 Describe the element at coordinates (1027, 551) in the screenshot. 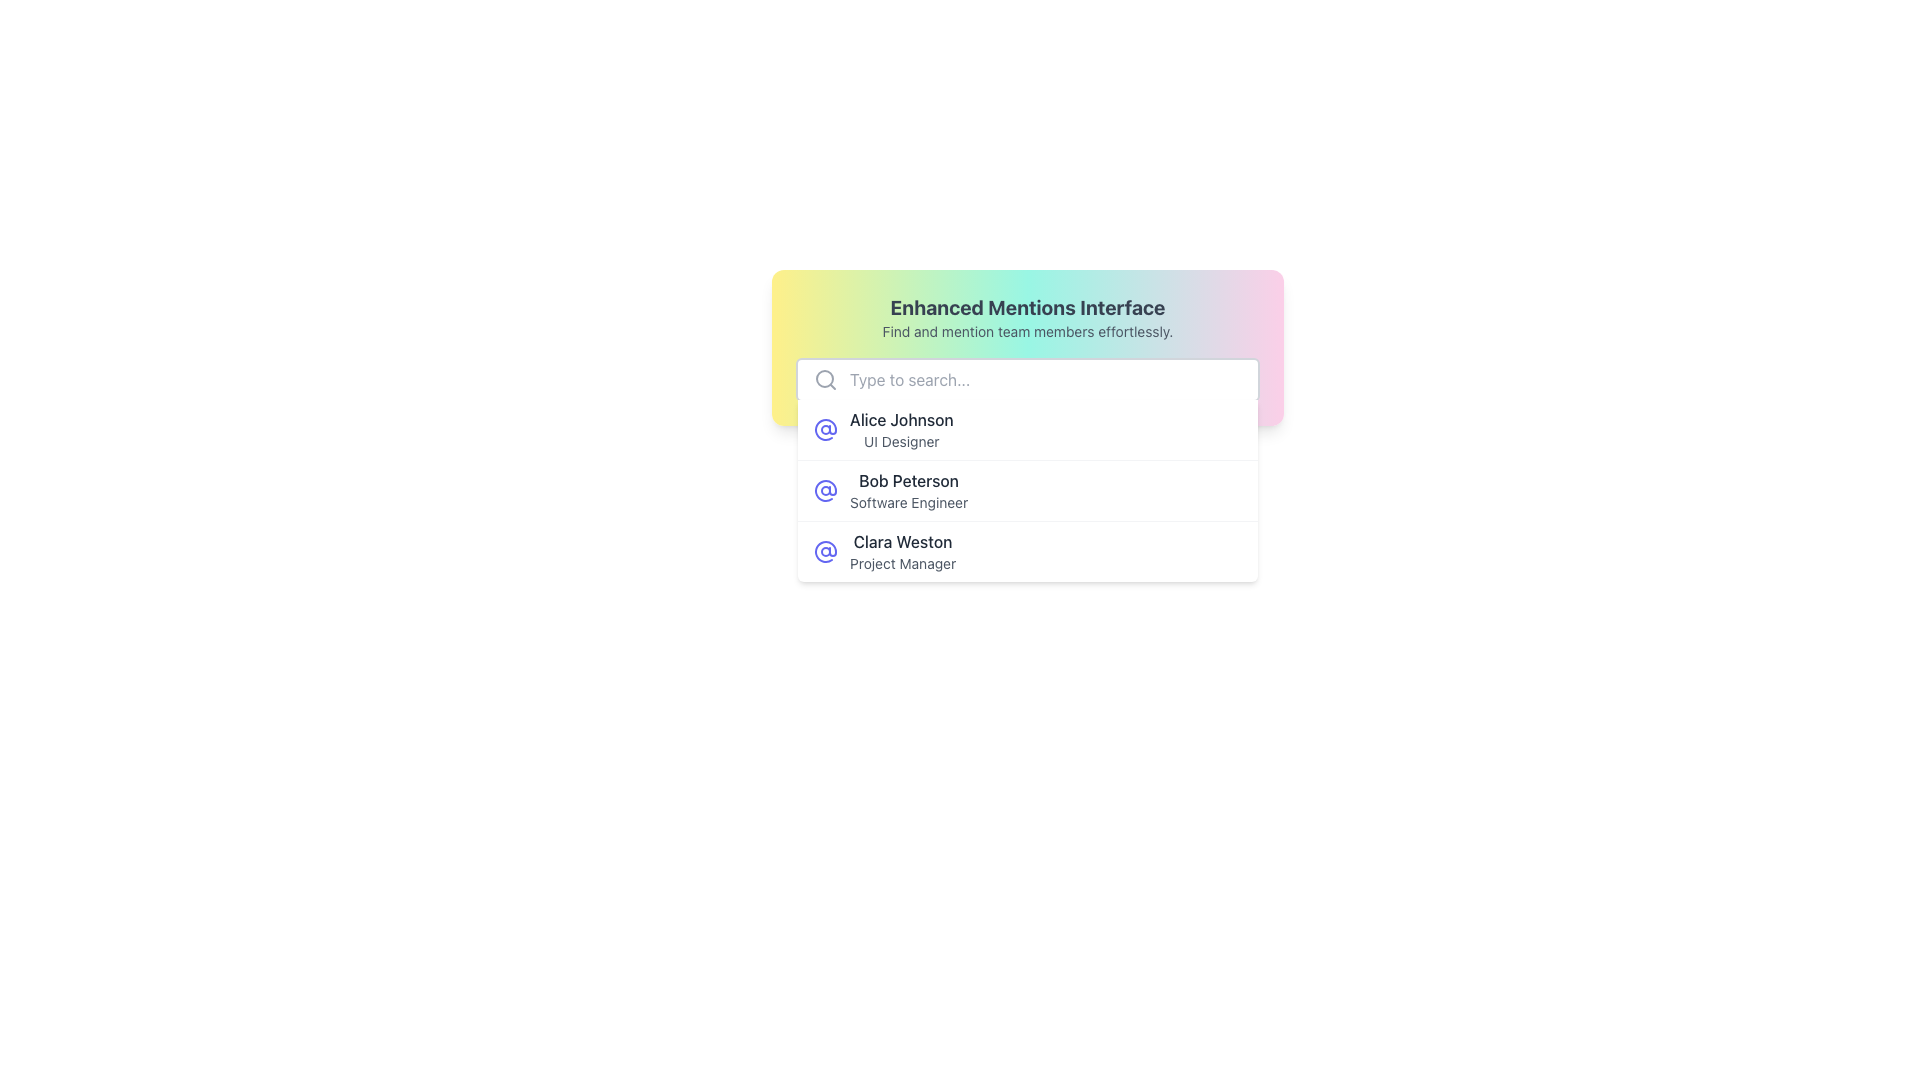

I see `the third item in the mention dropdown list, which represents 'Clara Weston', by clicking on it` at that location.